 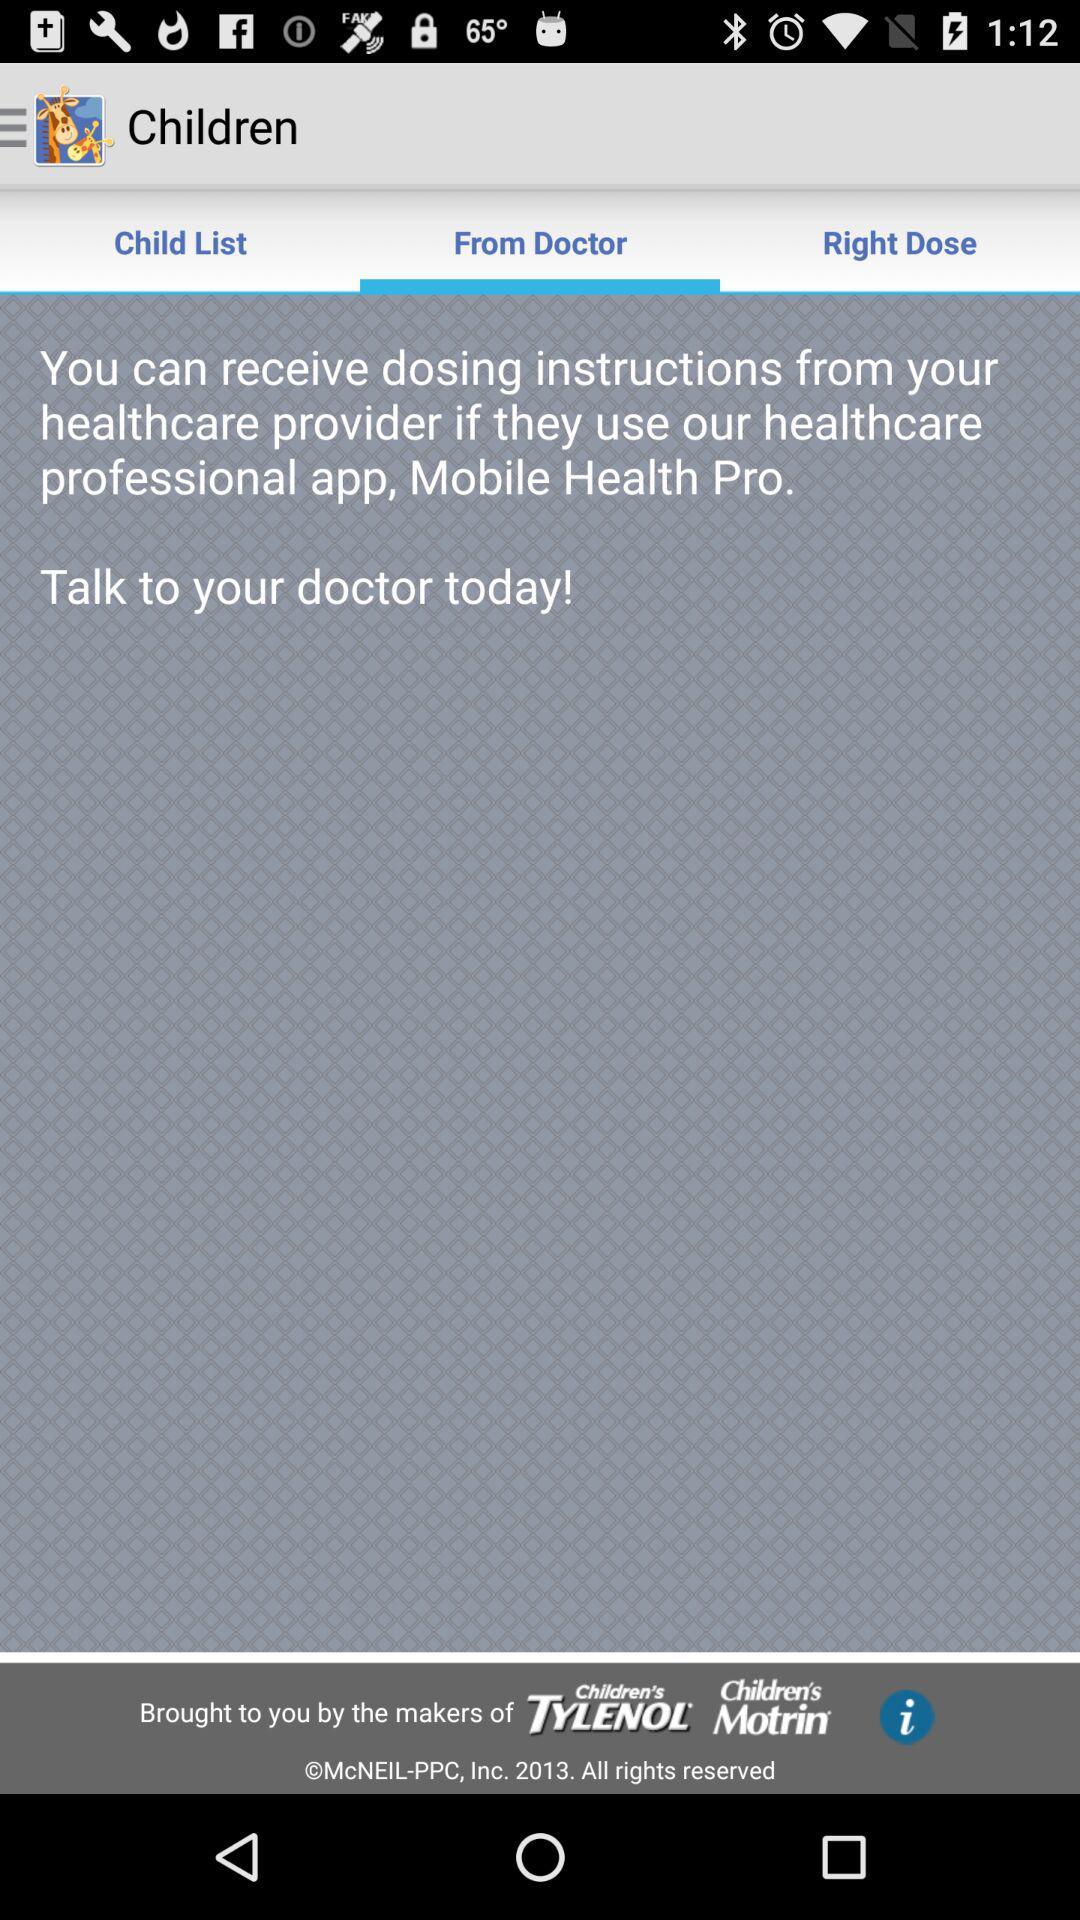 I want to click on the item to the left of from doctor, so click(x=180, y=240).